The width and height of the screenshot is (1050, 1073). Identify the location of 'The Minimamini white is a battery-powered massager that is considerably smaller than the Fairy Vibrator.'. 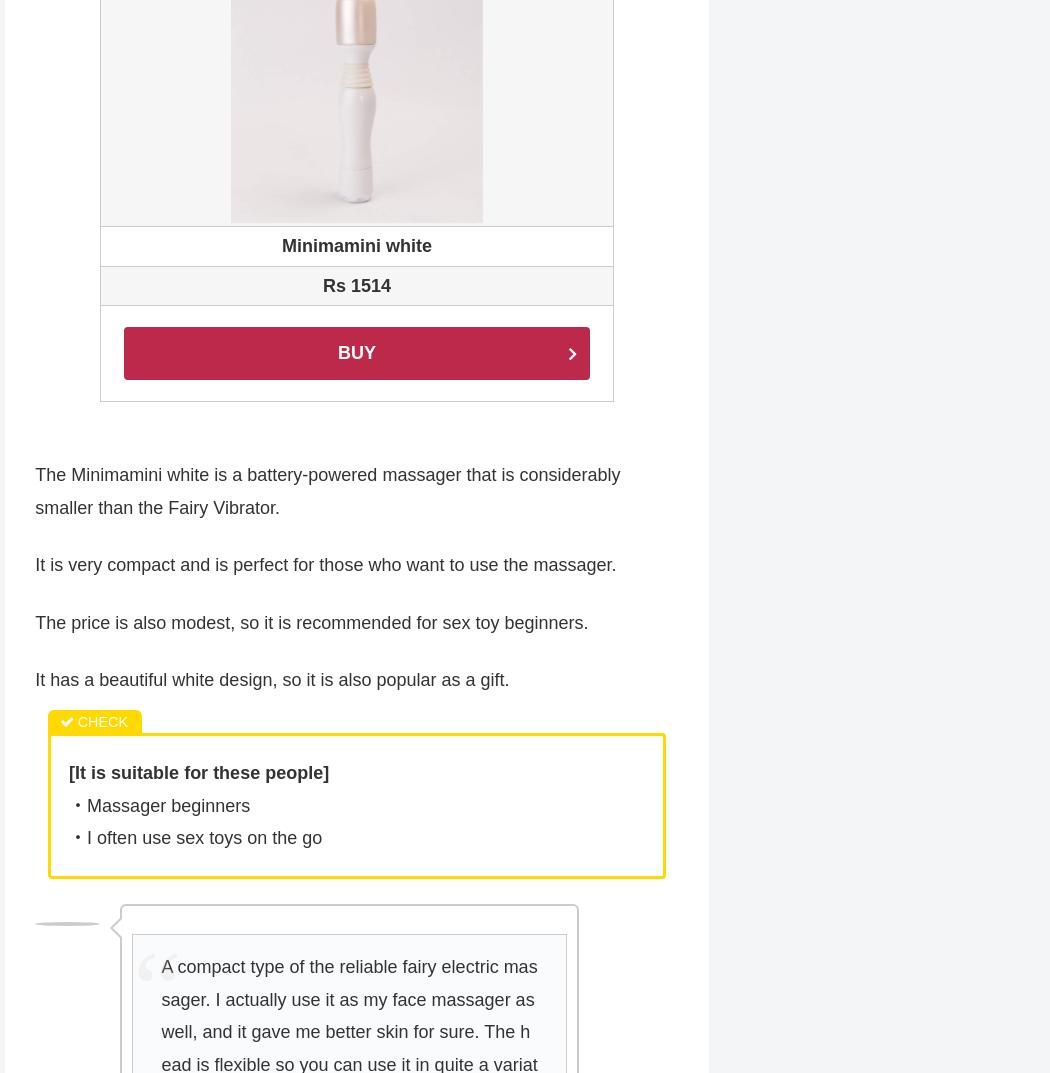
(327, 492).